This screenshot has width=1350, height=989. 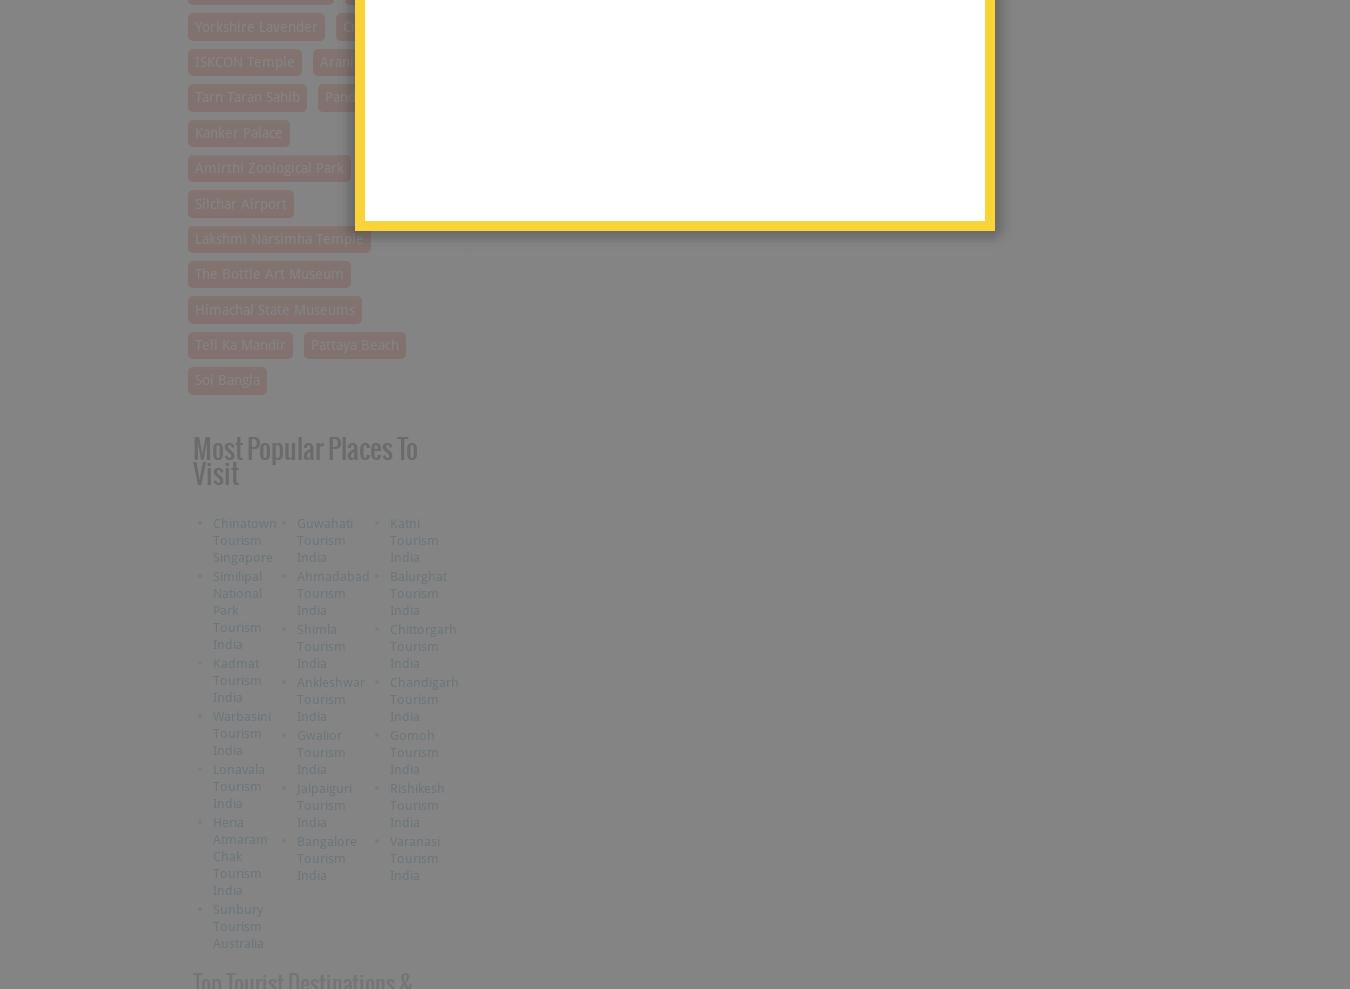 What do you see at coordinates (331, 591) in the screenshot?
I see `'Ahmadabad Tourism  India'` at bounding box center [331, 591].